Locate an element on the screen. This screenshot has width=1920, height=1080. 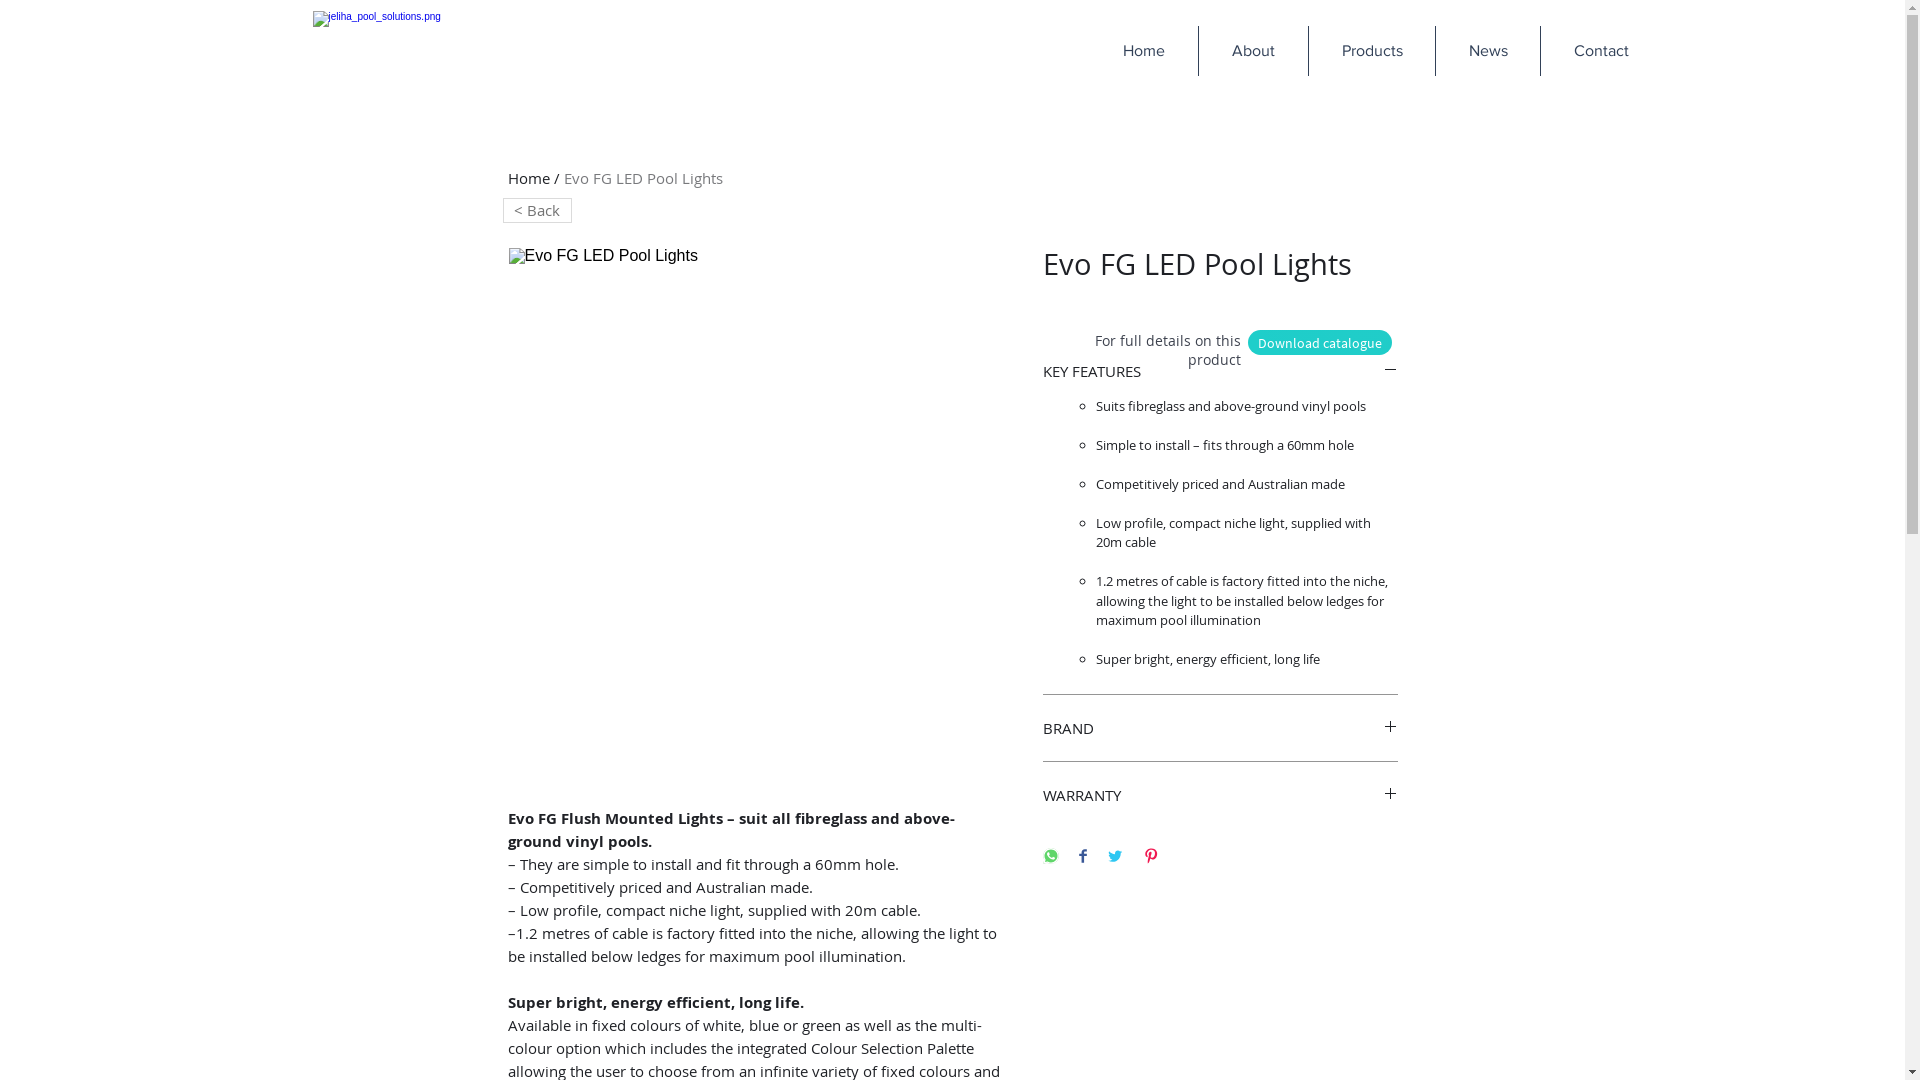
'News' is located at coordinates (1487, 49).